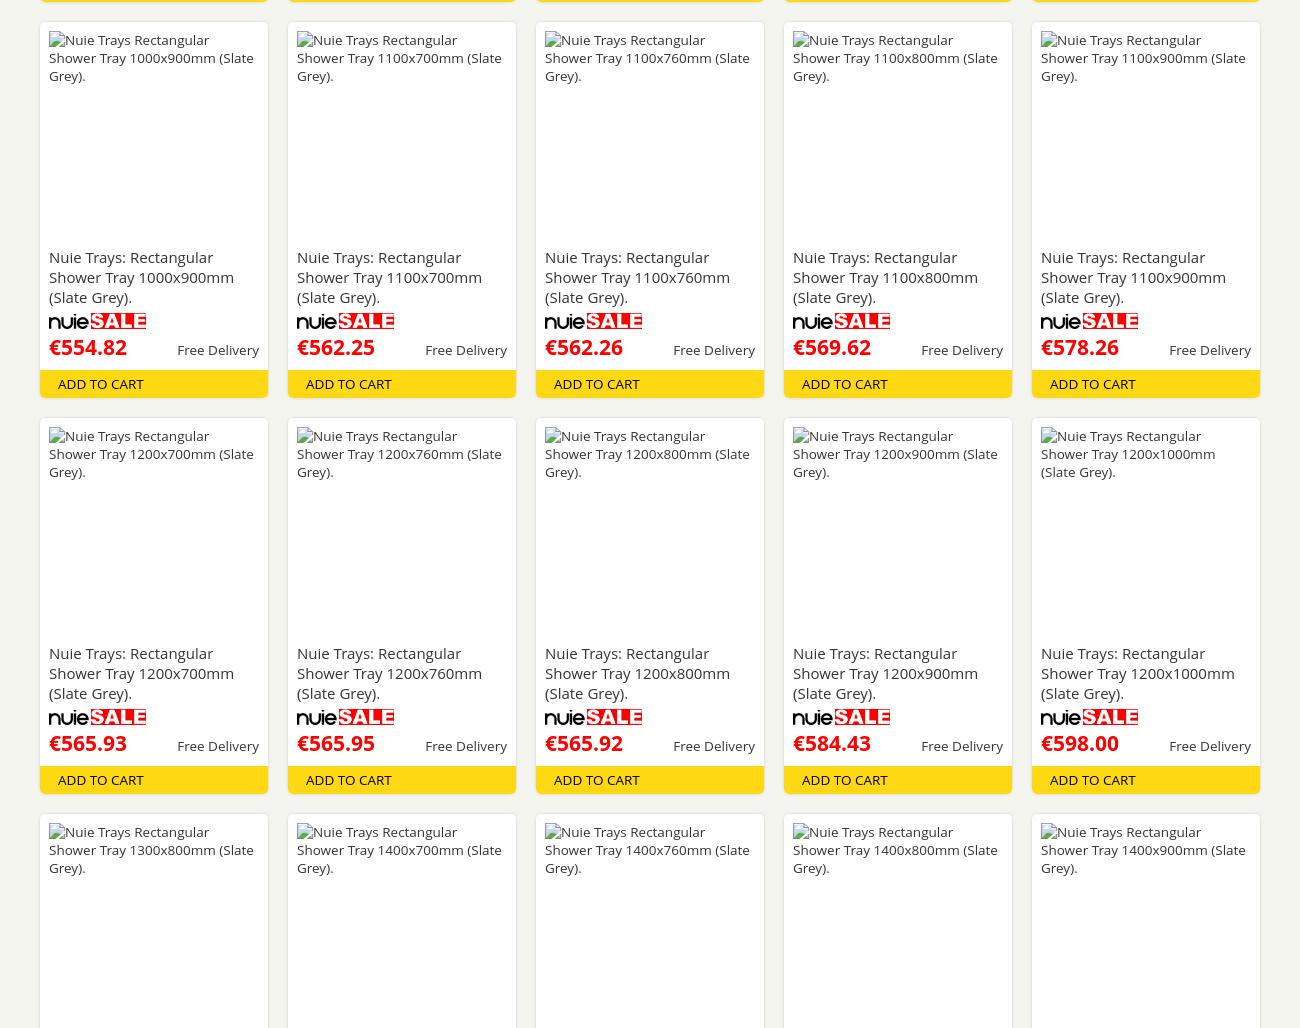 Image resolution: width=1300 pixels, height=1028 pixels. Describe the element at coordinates (582, 742) in the screenshot. I see `'€565.92'` at that location.